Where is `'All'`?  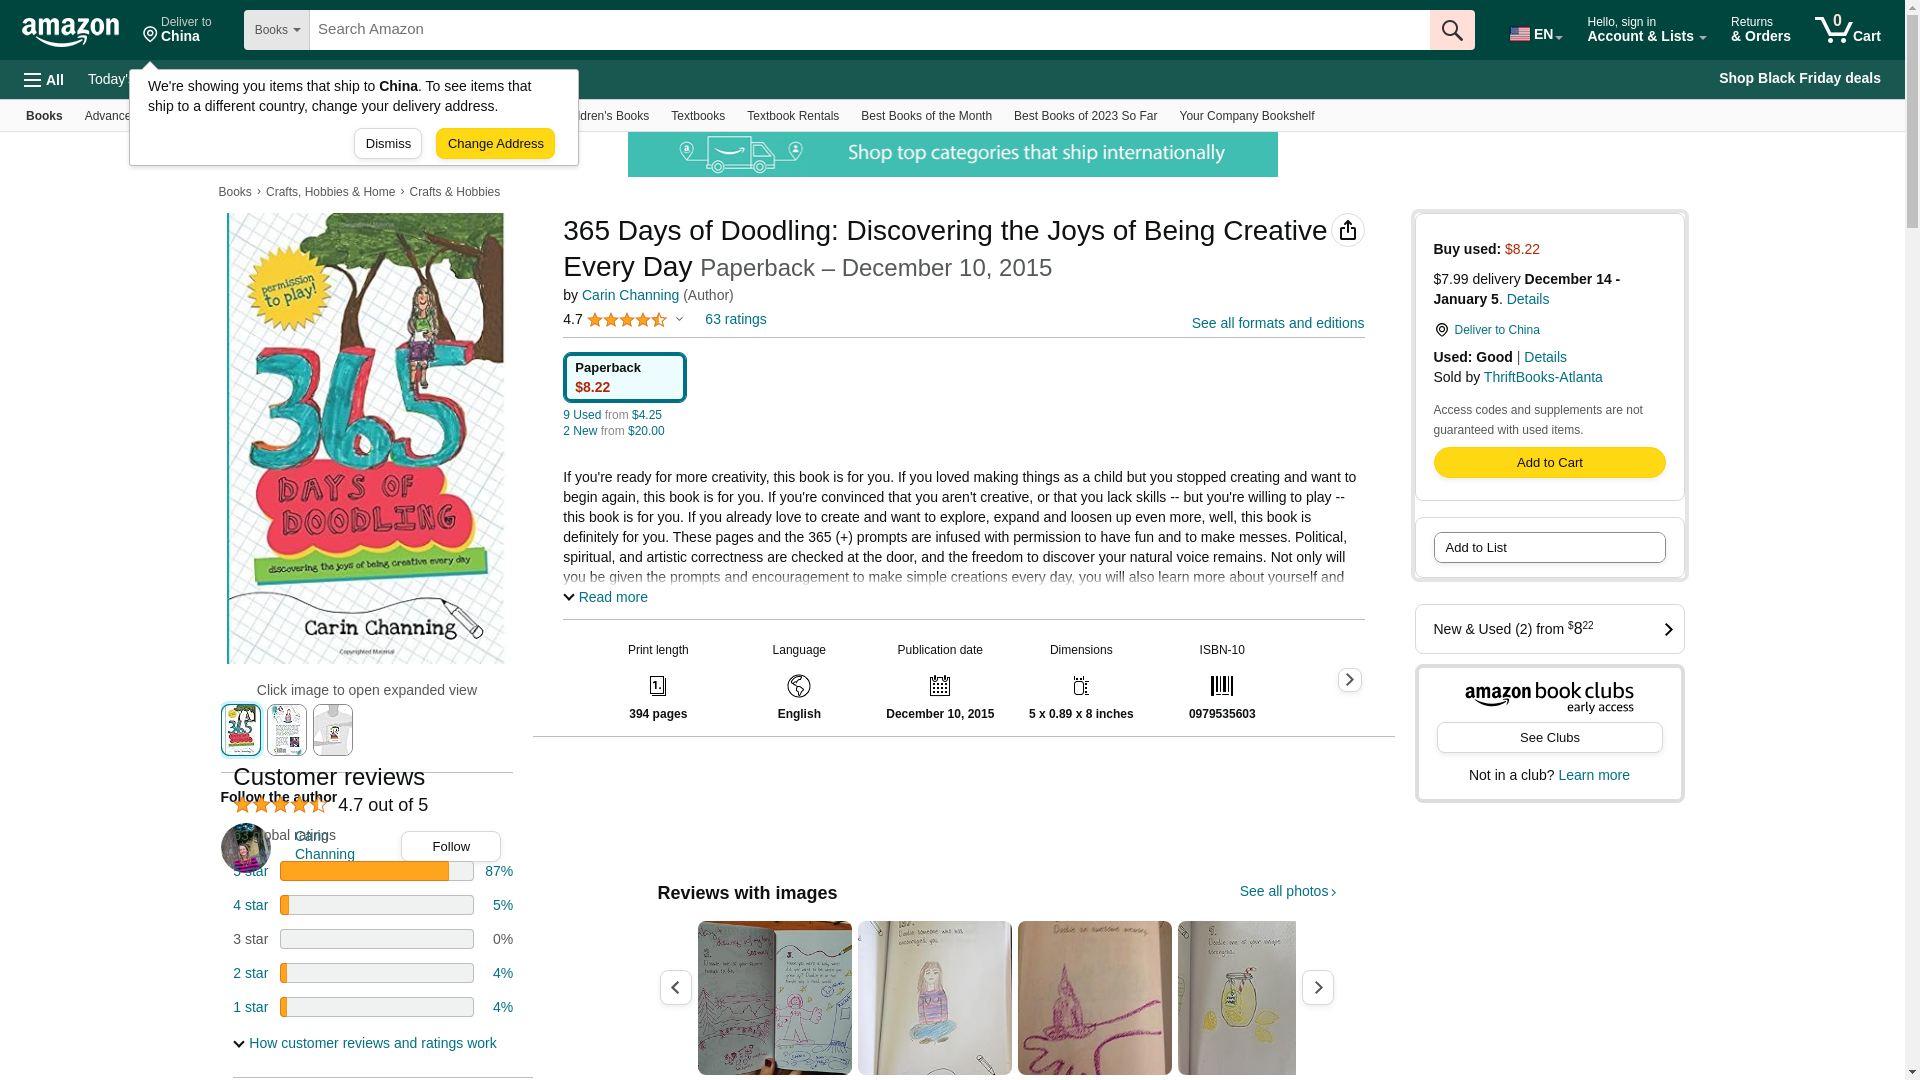 'All' is located at coordinates (14, 78).